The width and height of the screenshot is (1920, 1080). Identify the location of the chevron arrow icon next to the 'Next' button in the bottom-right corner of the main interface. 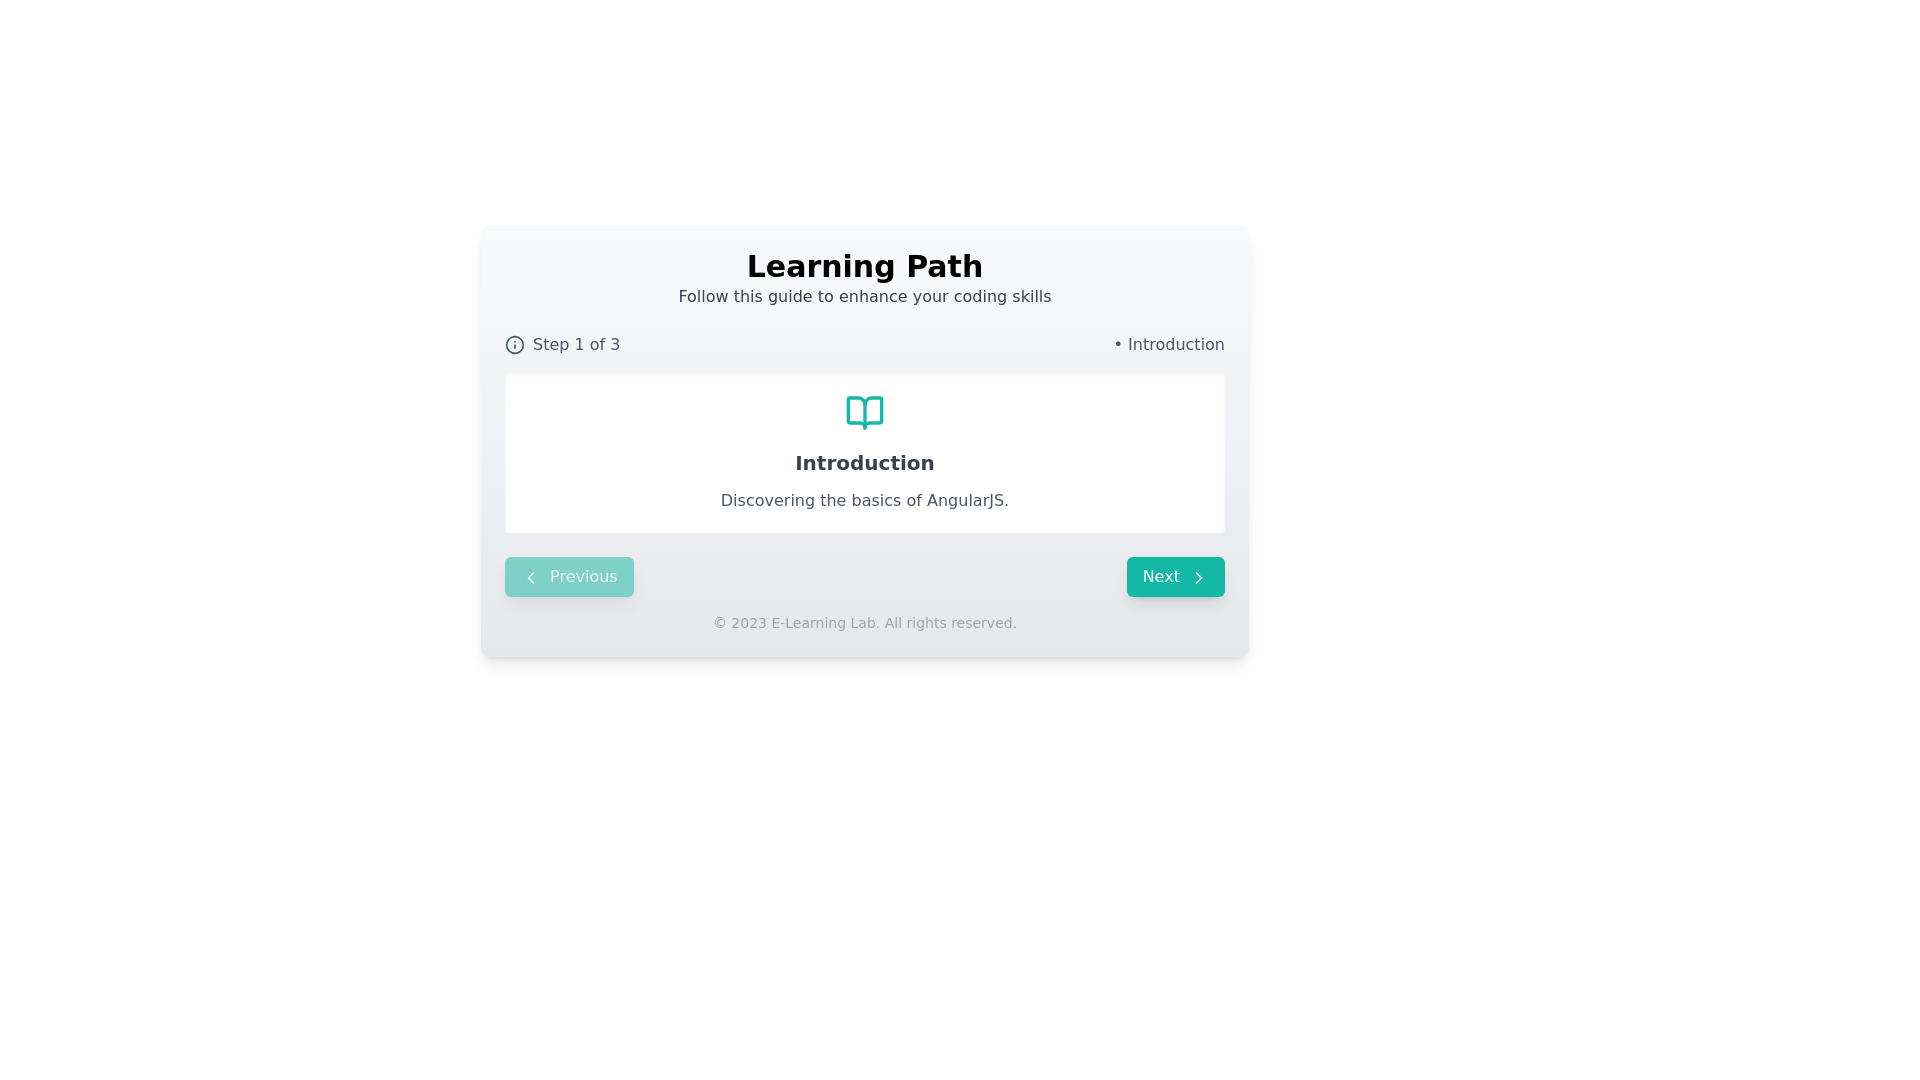
(1199, 577).